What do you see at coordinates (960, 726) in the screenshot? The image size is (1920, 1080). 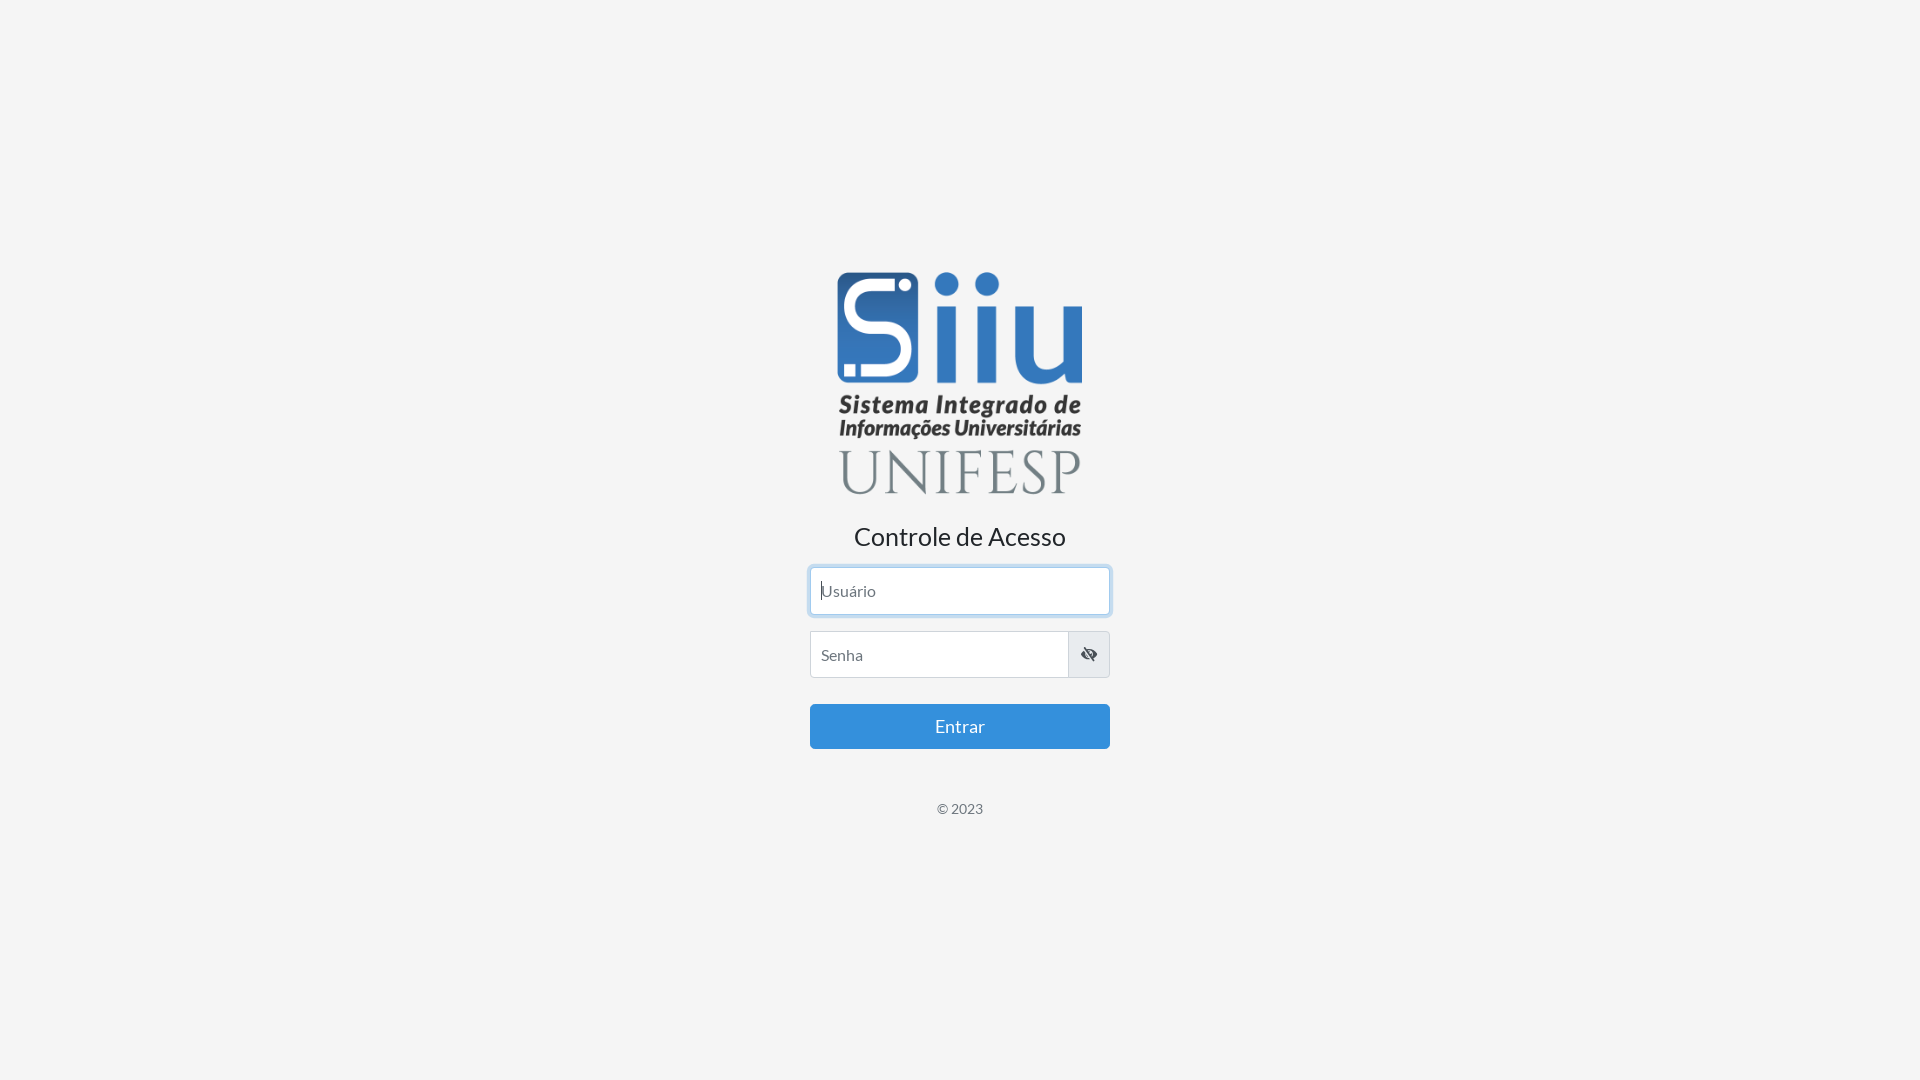 I see `'Entrar'` at bounding box center [960, 726].